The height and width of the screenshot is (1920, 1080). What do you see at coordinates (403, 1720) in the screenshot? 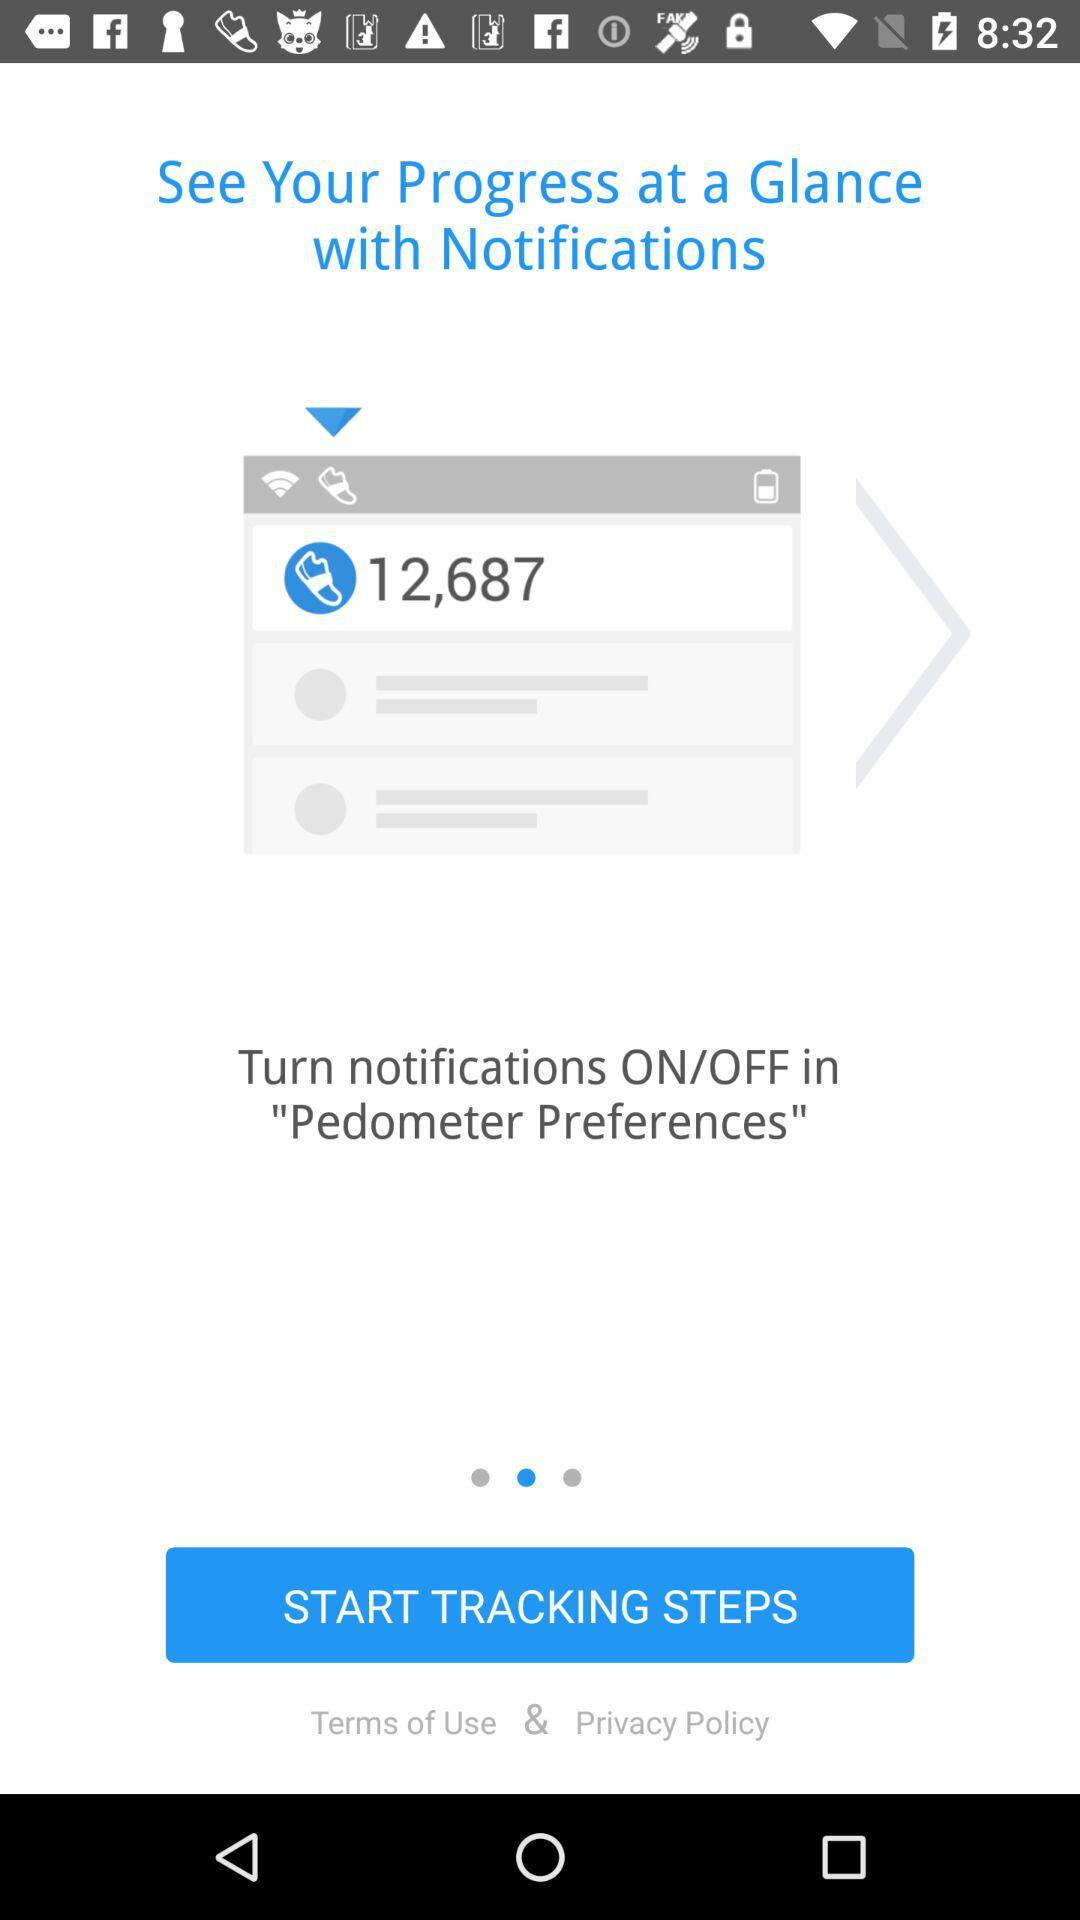
I see `item next to the & icon` at bounding box center [403, 1720].